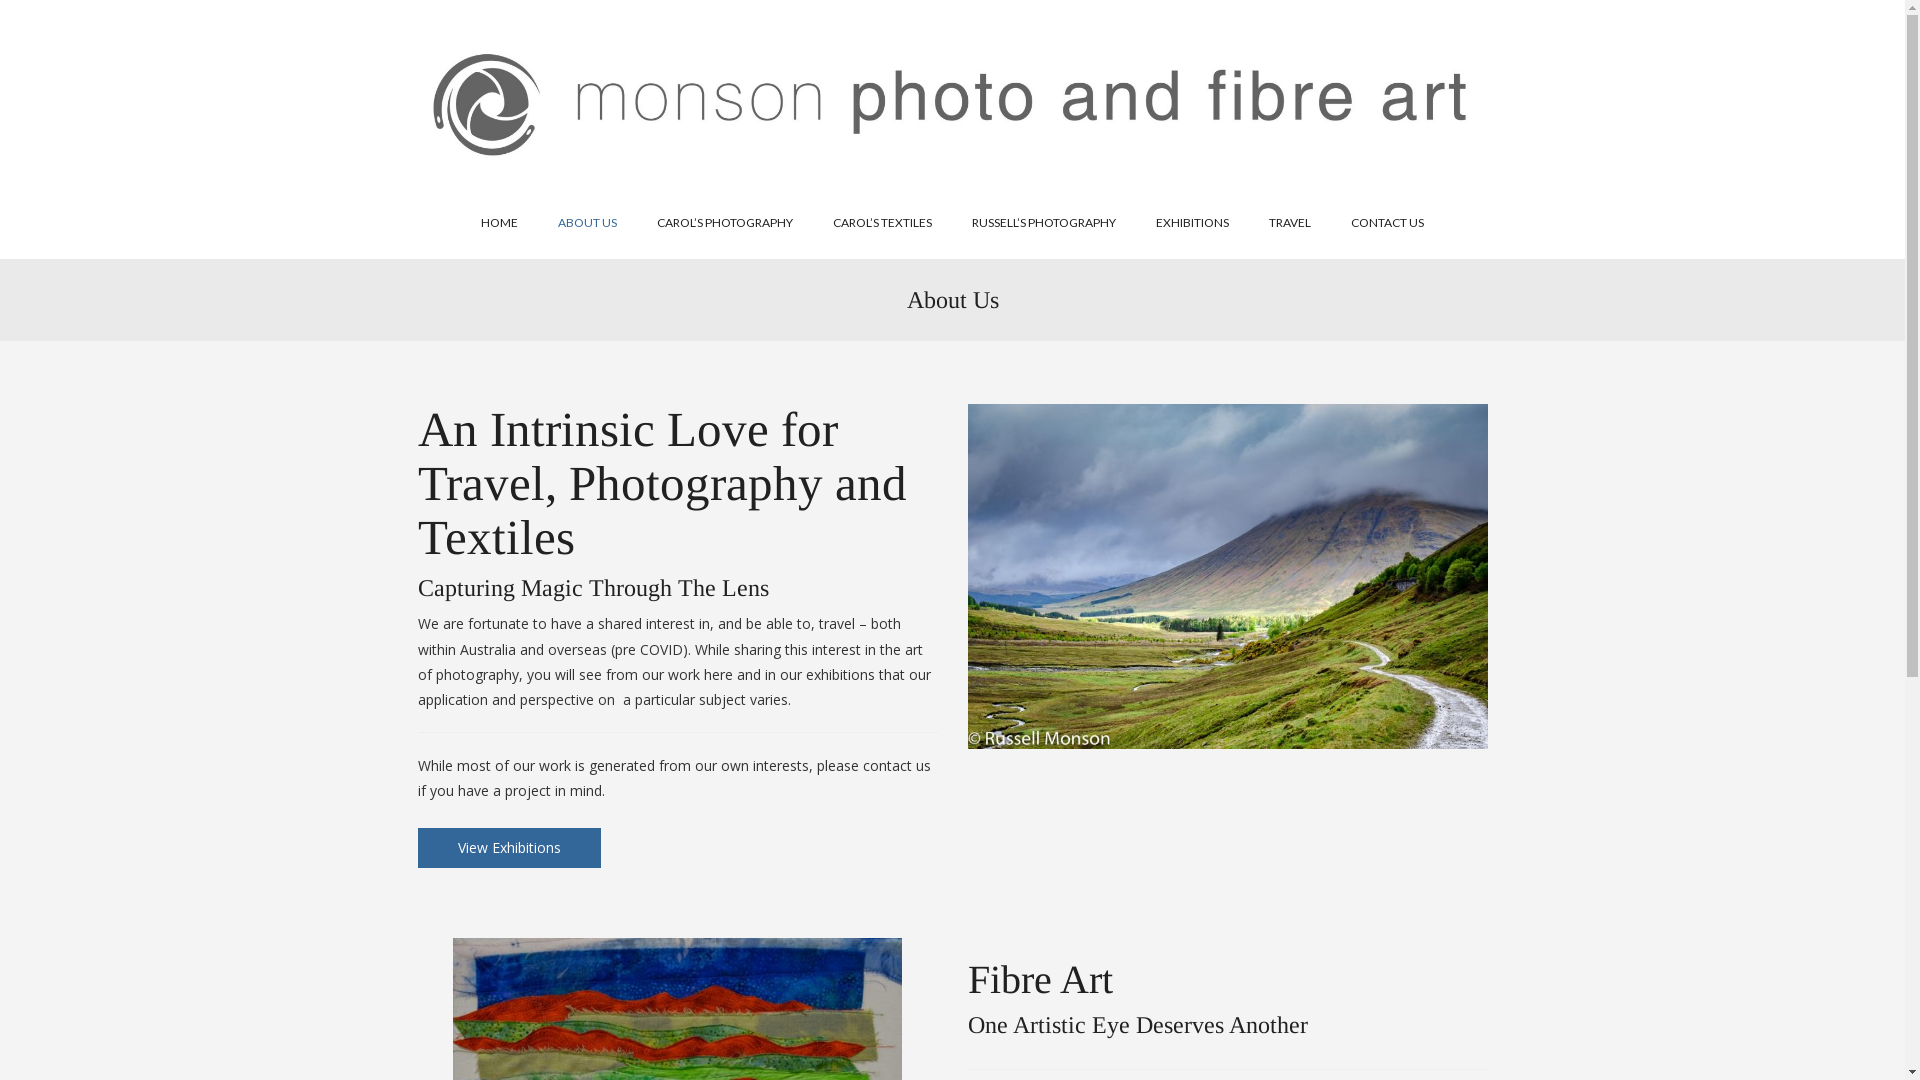 The height and width of the screenshot is (1080, 1920). What do you see at coordinates (499, 223) in the screenshot?
I see `'HOME'` at bounding box center [499, 223].